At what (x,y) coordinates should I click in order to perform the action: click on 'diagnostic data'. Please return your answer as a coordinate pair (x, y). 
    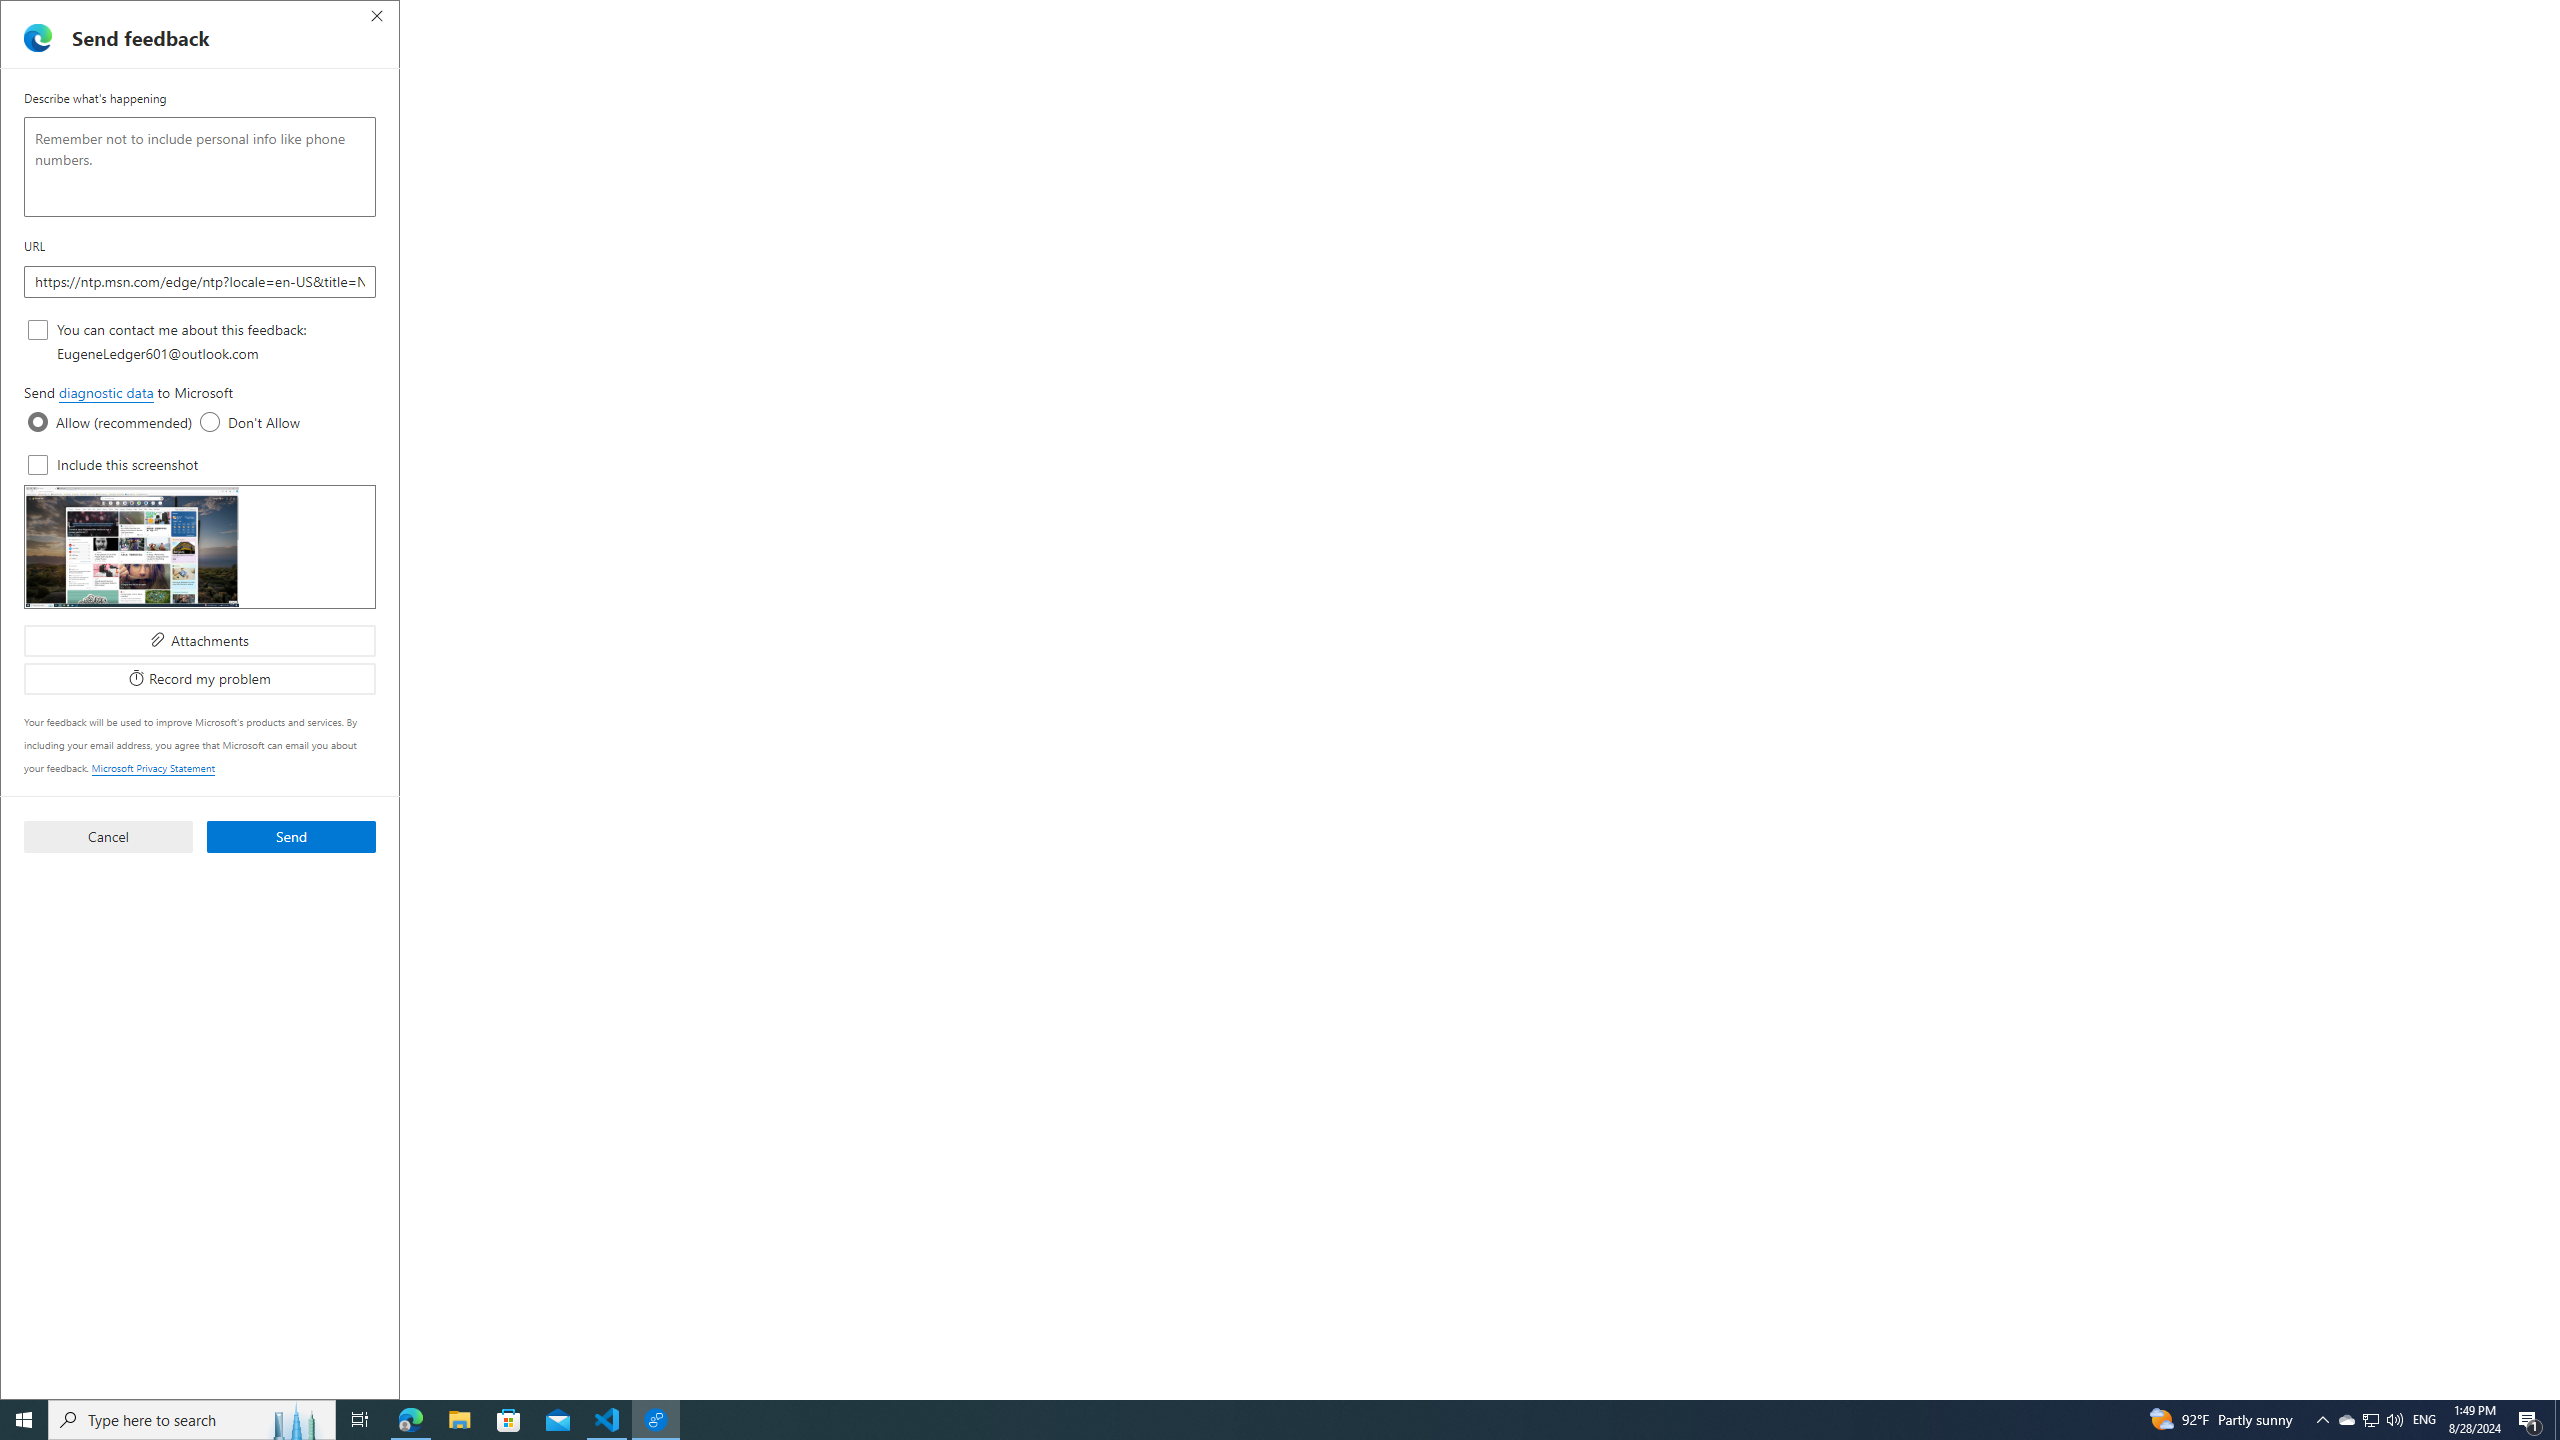
    Looking at the image, I should click on (105, 392).